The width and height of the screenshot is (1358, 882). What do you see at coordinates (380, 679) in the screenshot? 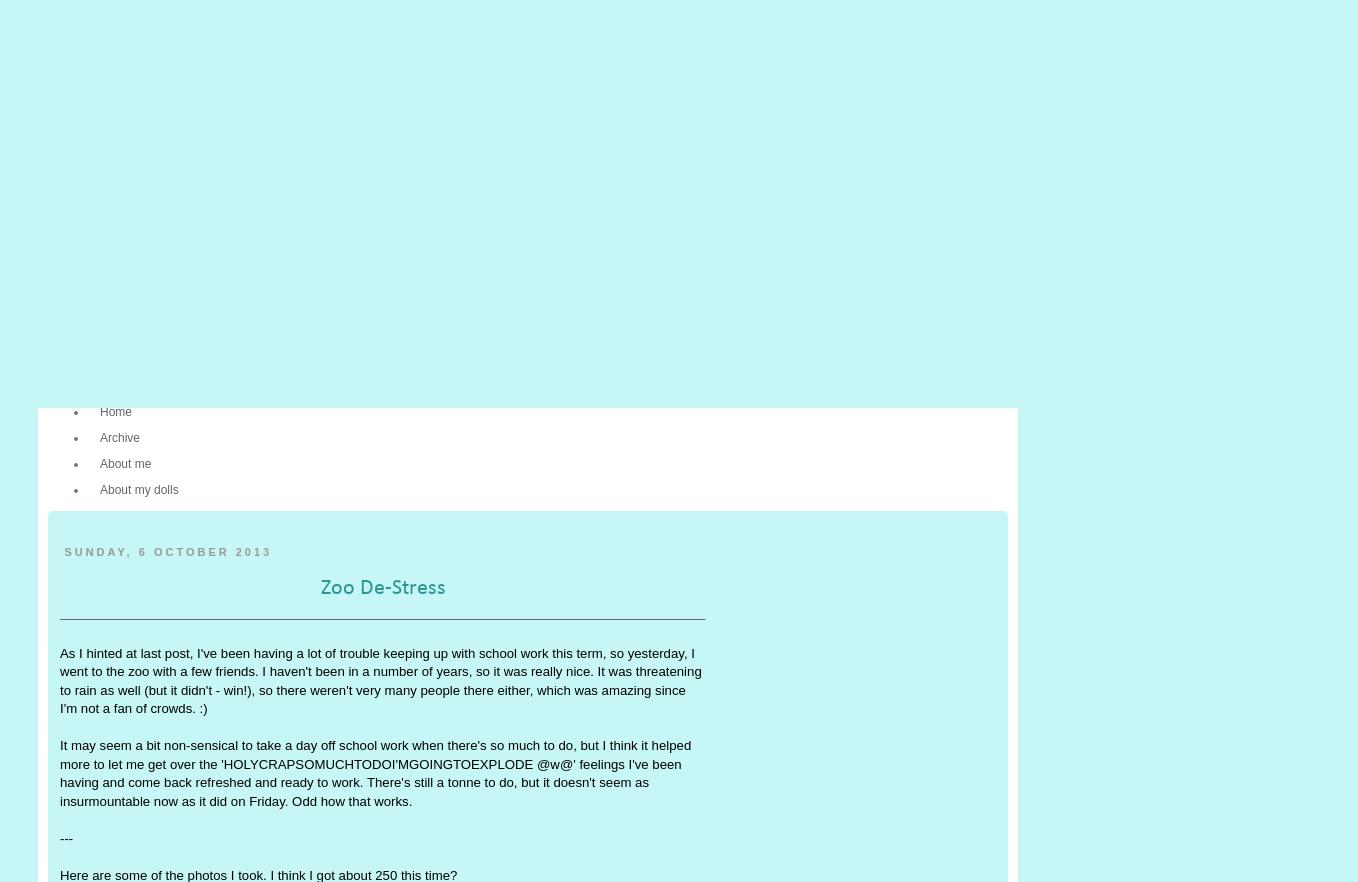
I see `'As I hinted at last post, I've been having a lot of trouble keeping up with school work this term, so yesterday, I went to the zoo with a few friends. I haven't been in a number of years, so it was really nice. It was threatening to rain as well (but it didn't - win!), so there weren't very many people there either, which was amazing since I'm not a fan of crowds. :)'` at bounding box center [380, 679].